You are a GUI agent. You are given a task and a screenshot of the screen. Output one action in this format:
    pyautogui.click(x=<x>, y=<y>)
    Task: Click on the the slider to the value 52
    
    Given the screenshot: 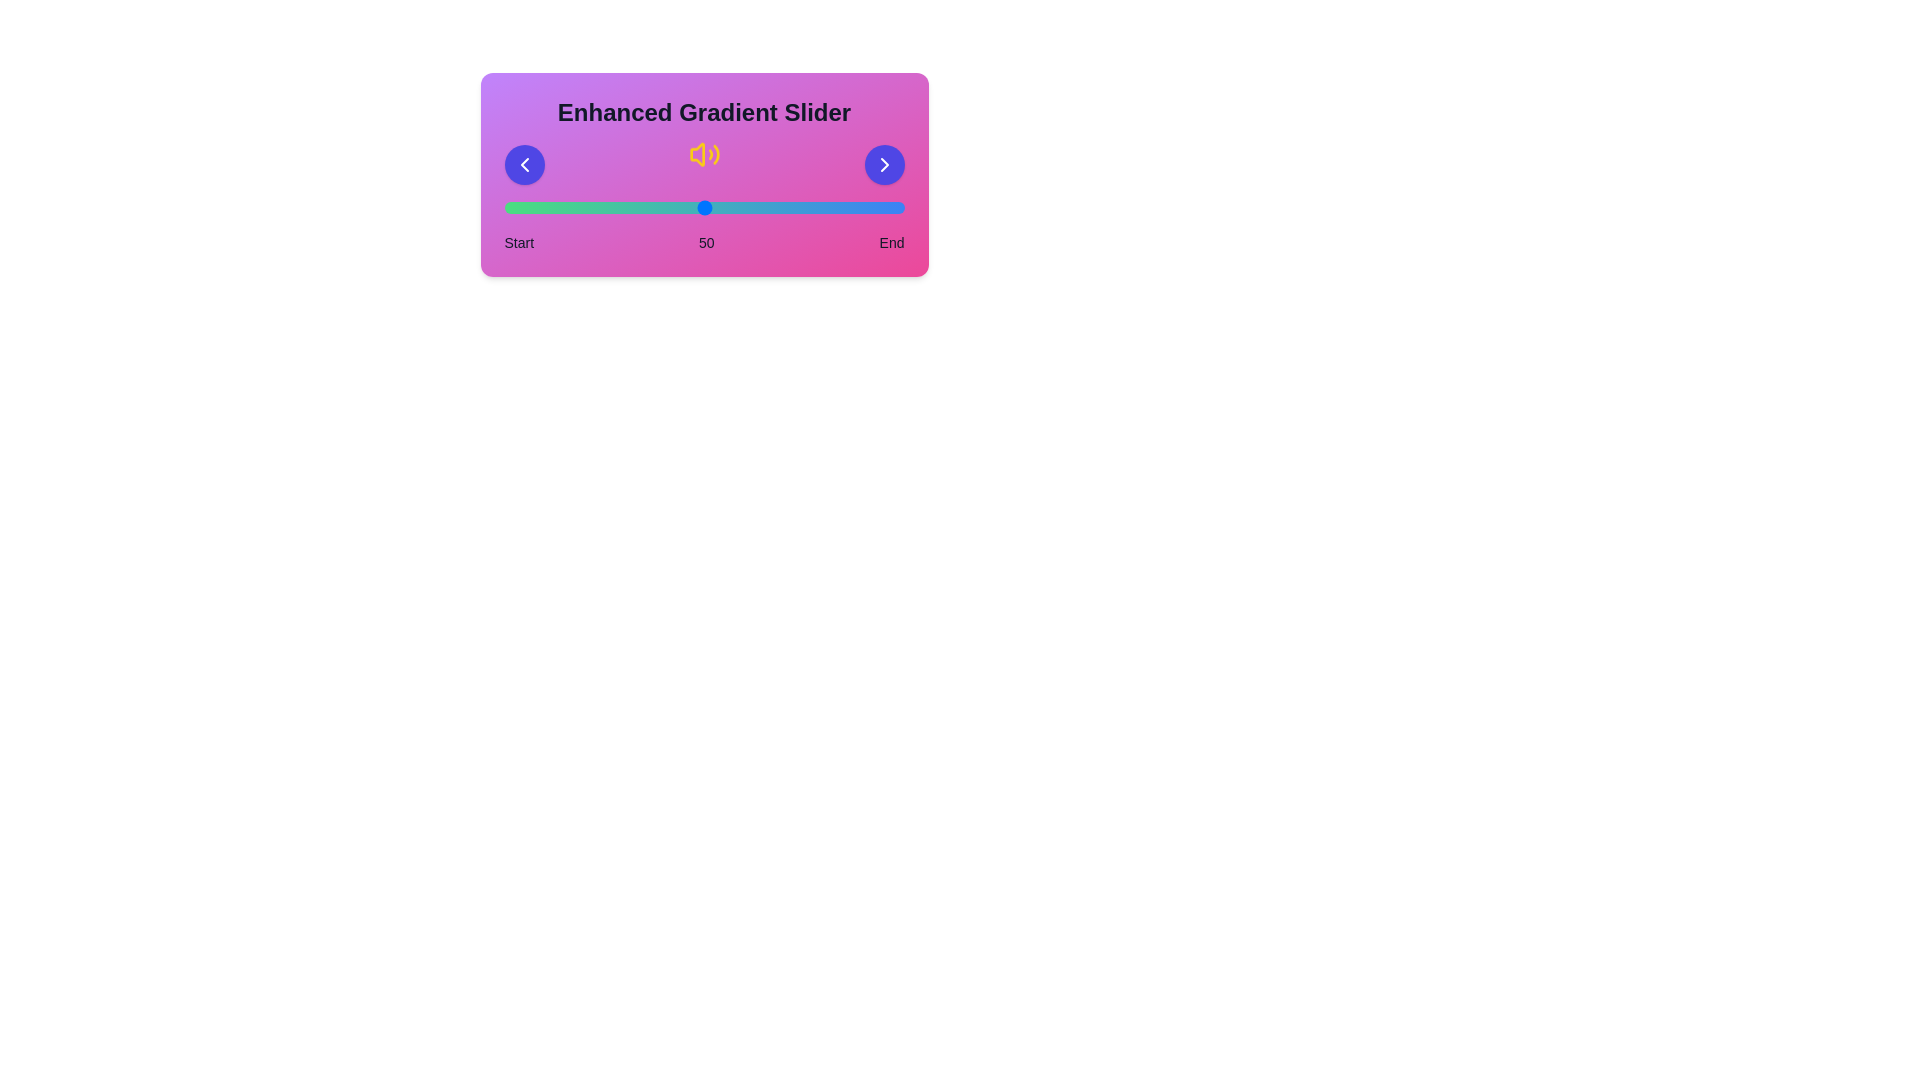 What is the action you would take?
    pyautogui.click(x=712, y=208)
    